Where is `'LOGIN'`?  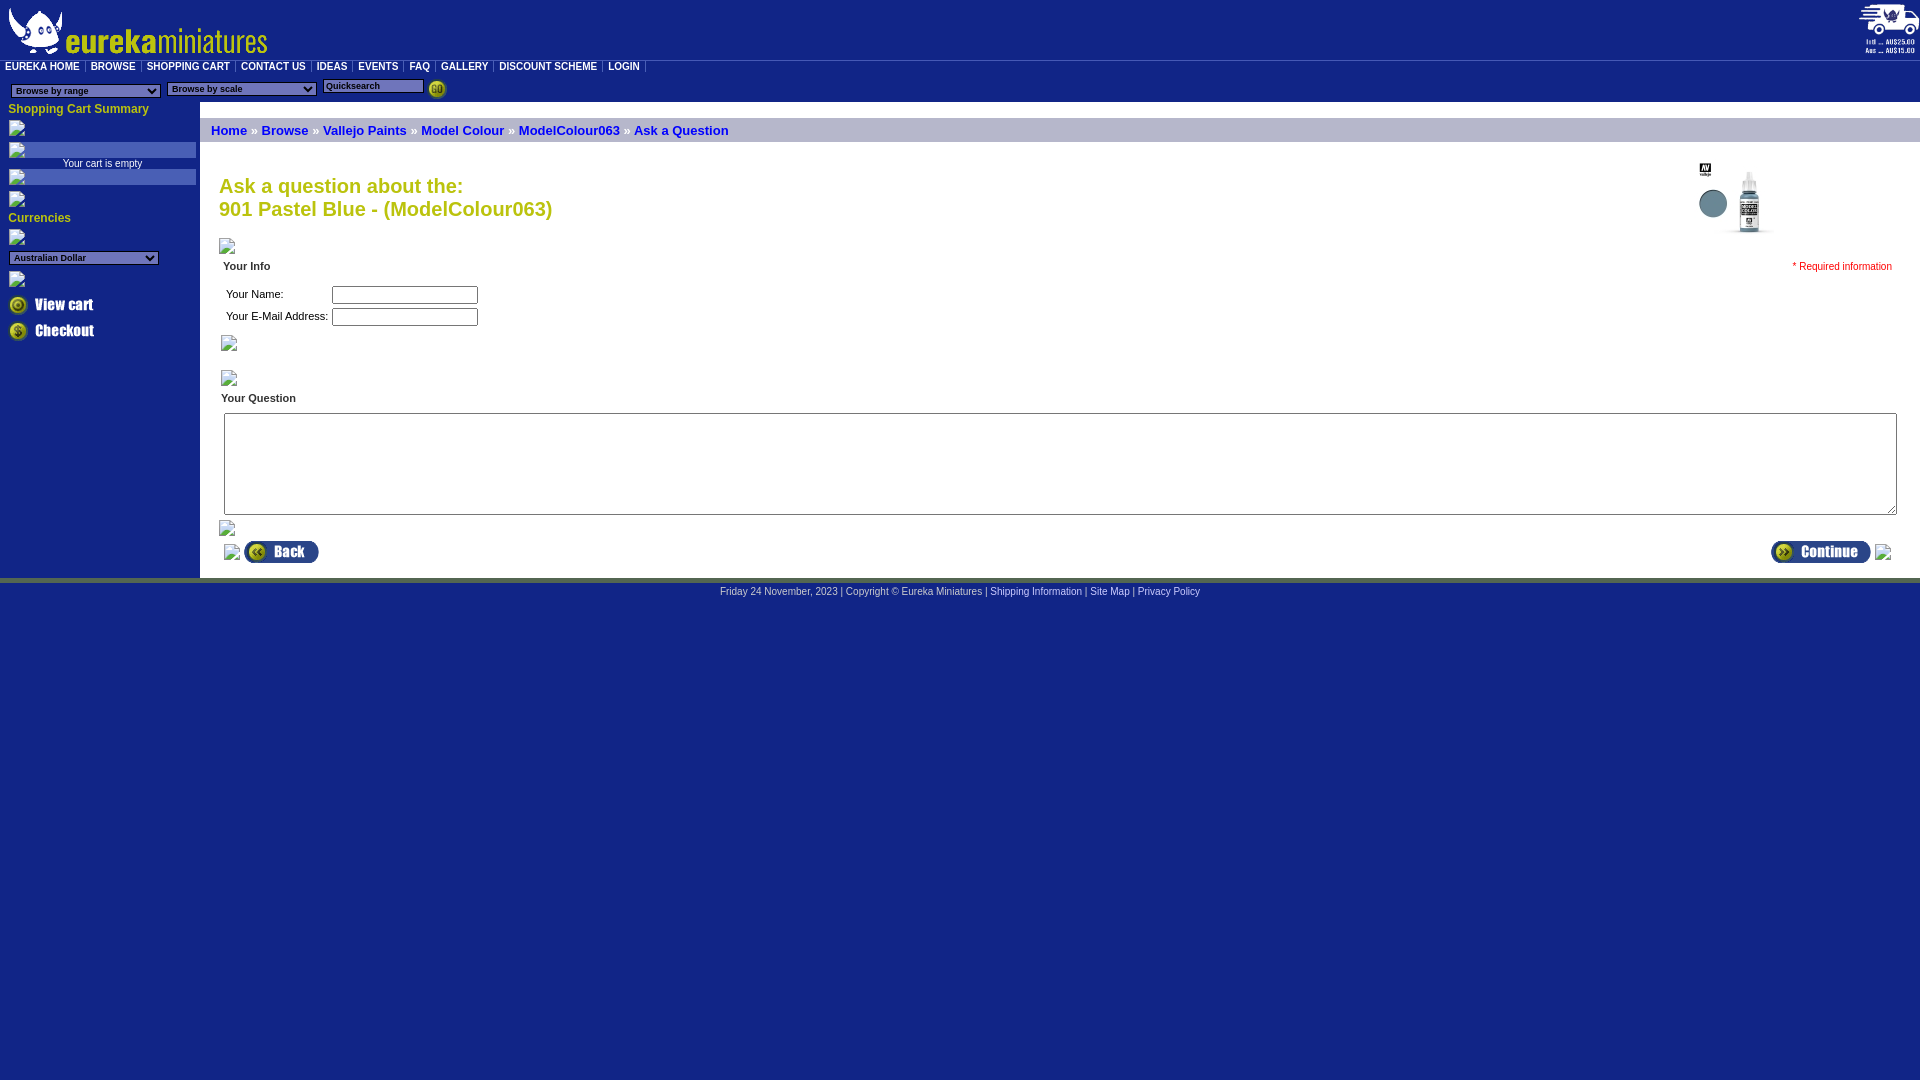 'LOGIN' is located at coordinates (623, 65).